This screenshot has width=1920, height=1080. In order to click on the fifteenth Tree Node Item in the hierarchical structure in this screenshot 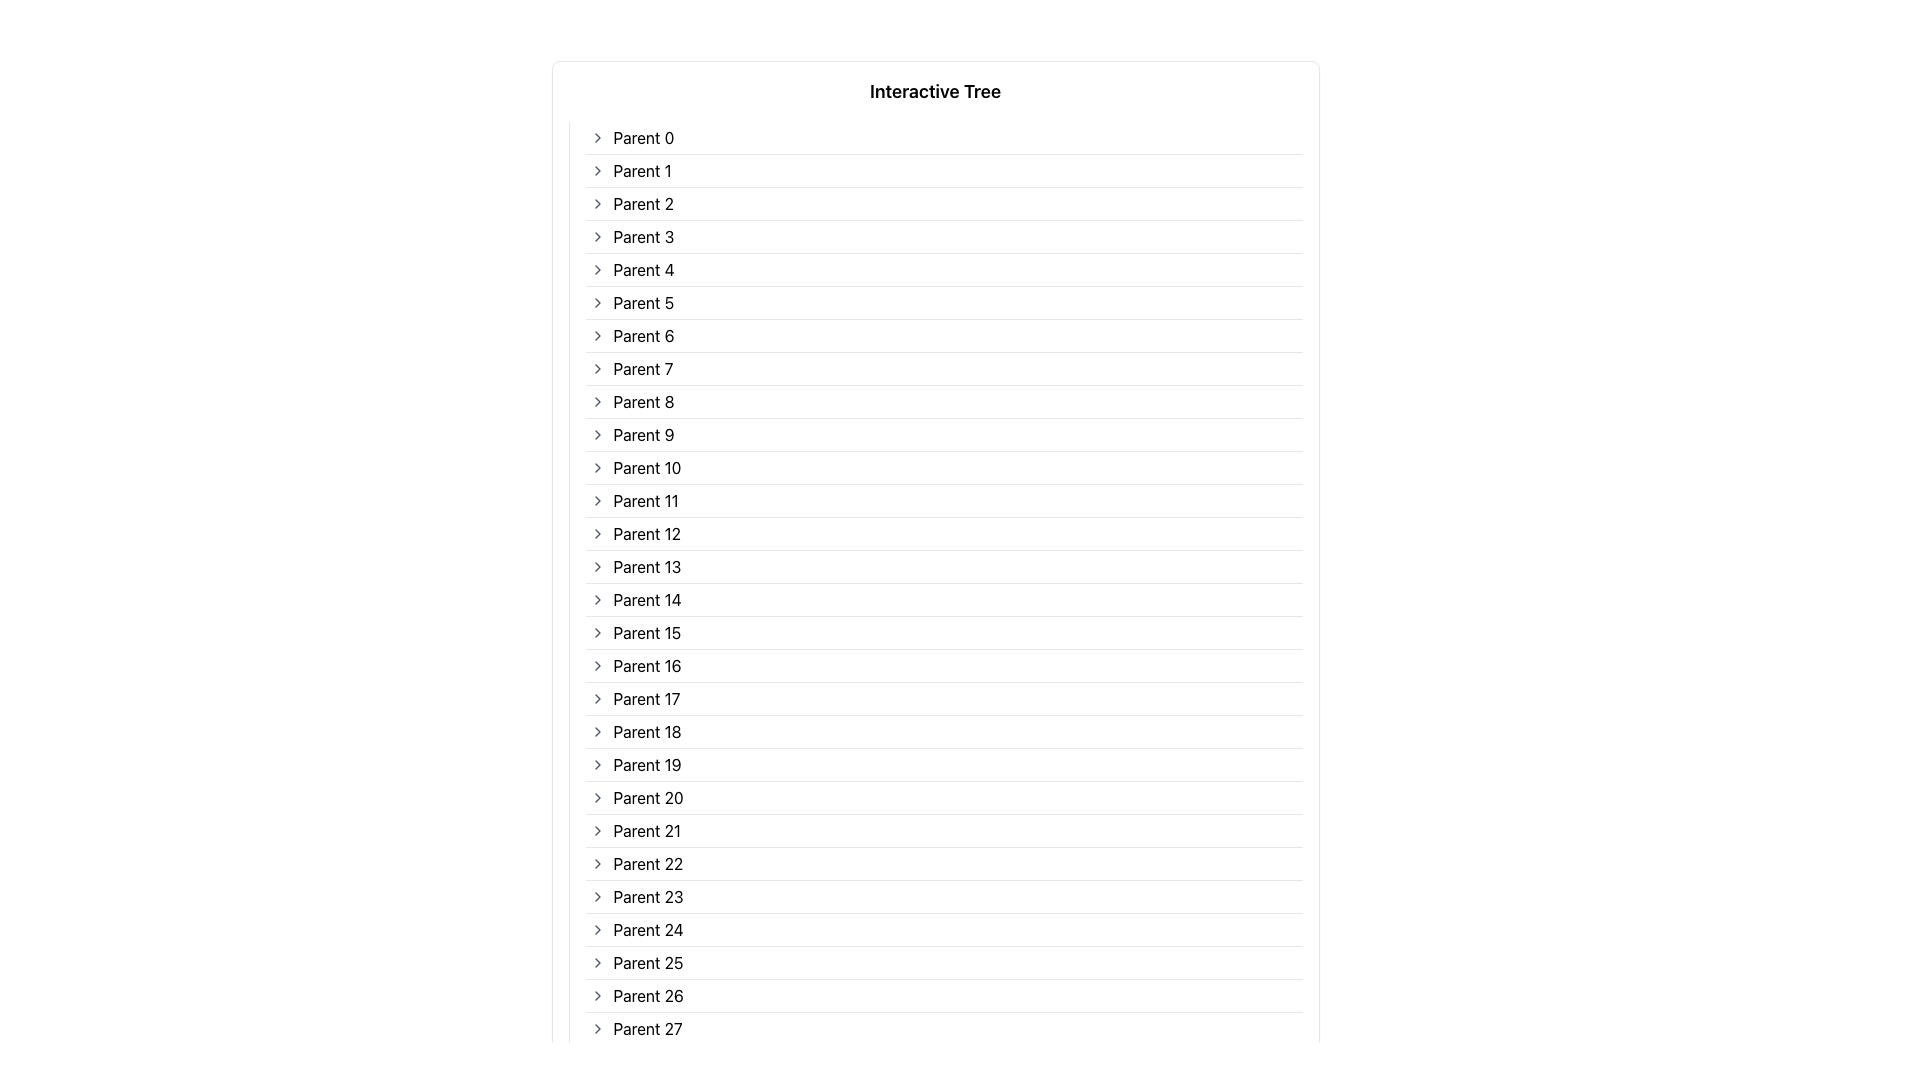, I will do `click(943, 632)`.